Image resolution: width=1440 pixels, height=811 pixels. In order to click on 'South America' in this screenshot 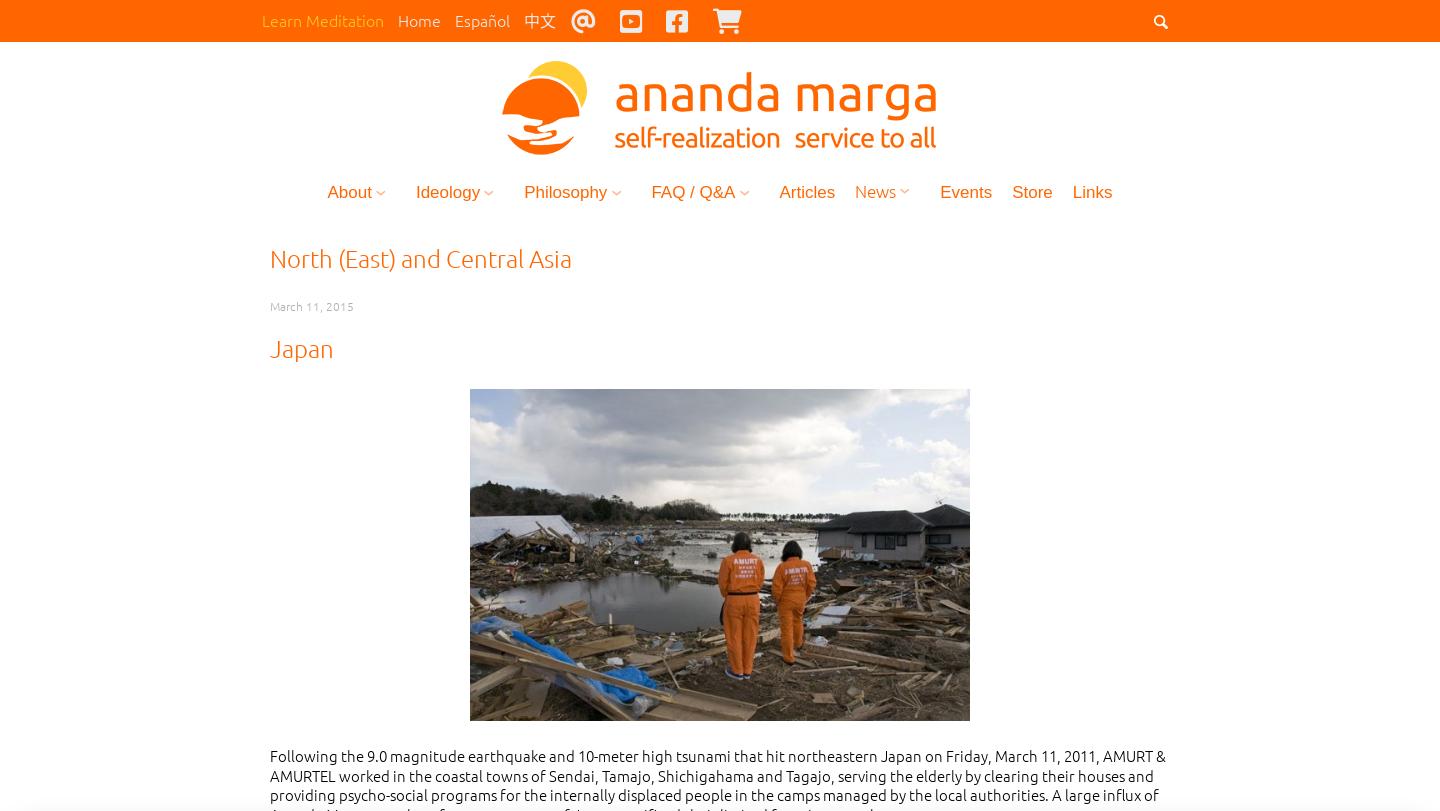, I will do `click(919, 288)`.